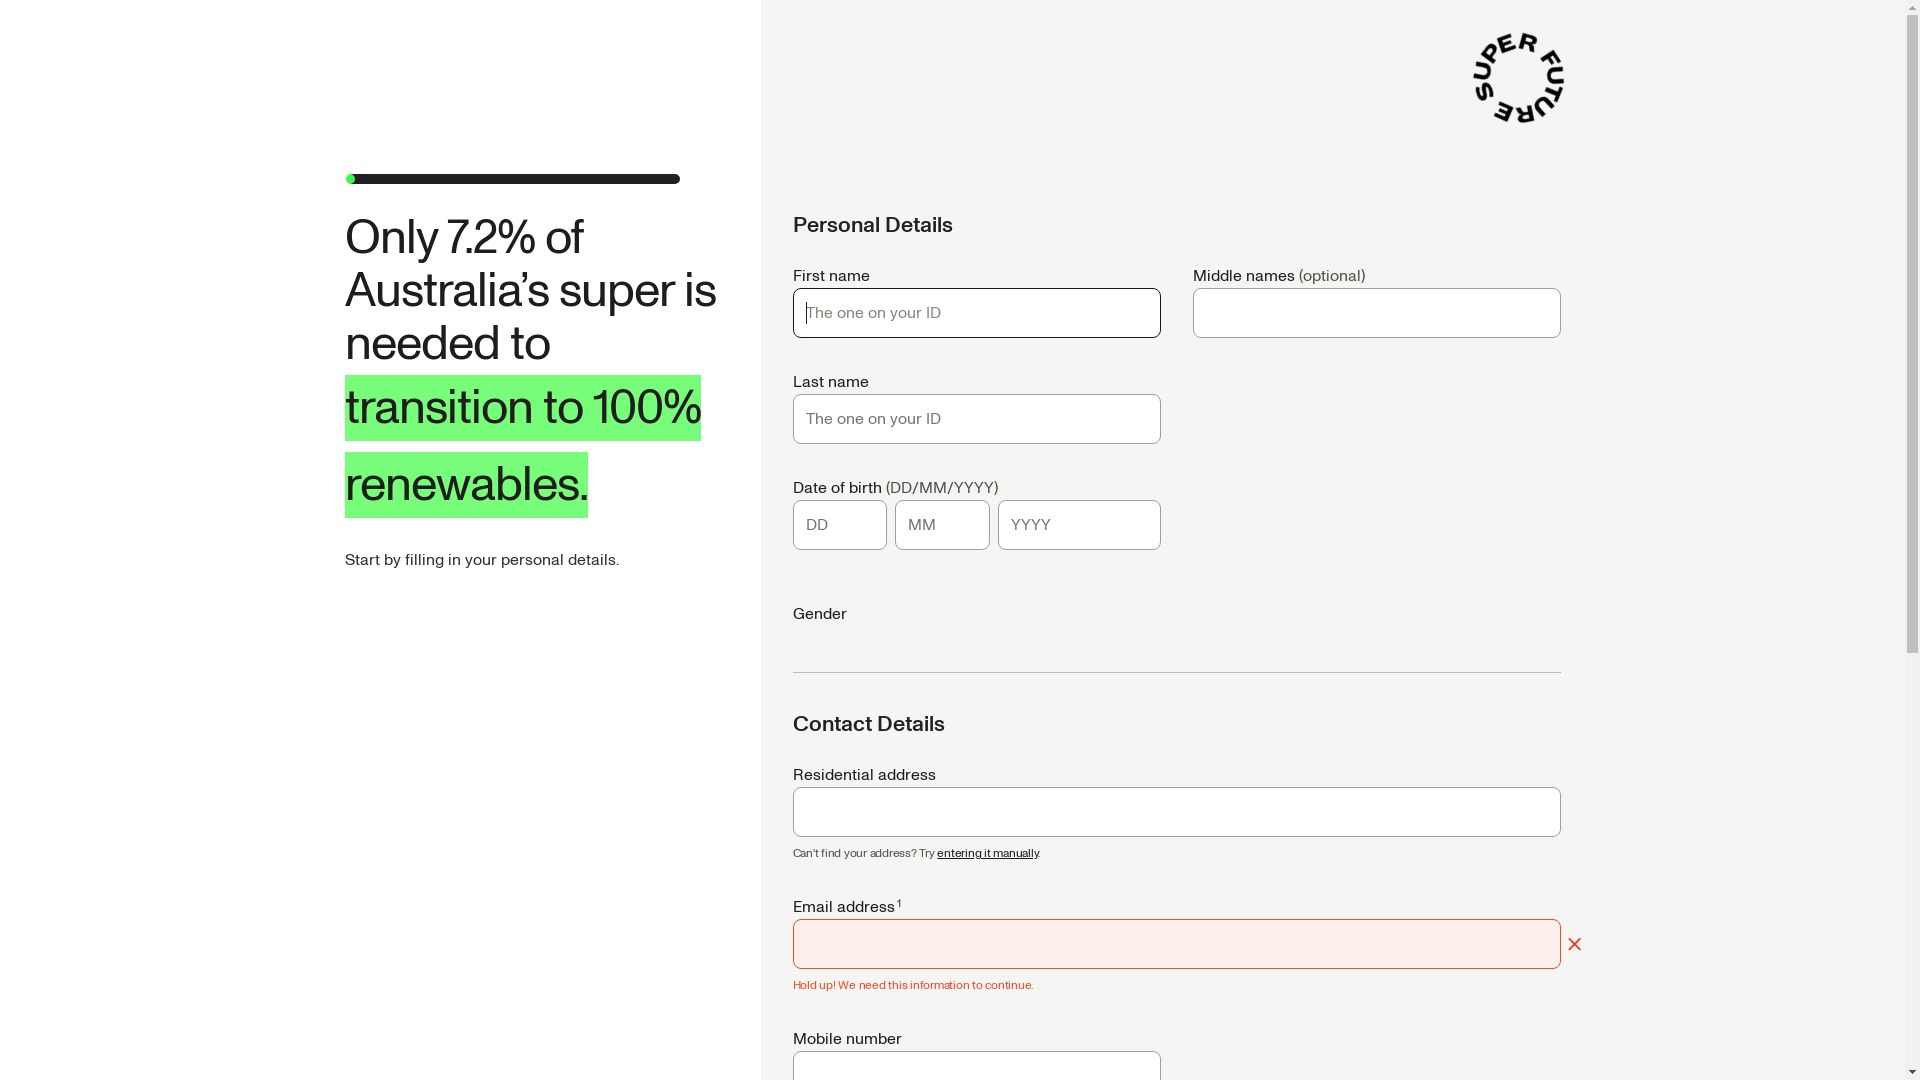  What do you see at coordinates (987, 853) in the screenshot?
I see `'entering it manually'` at bounding box center [987, 853].